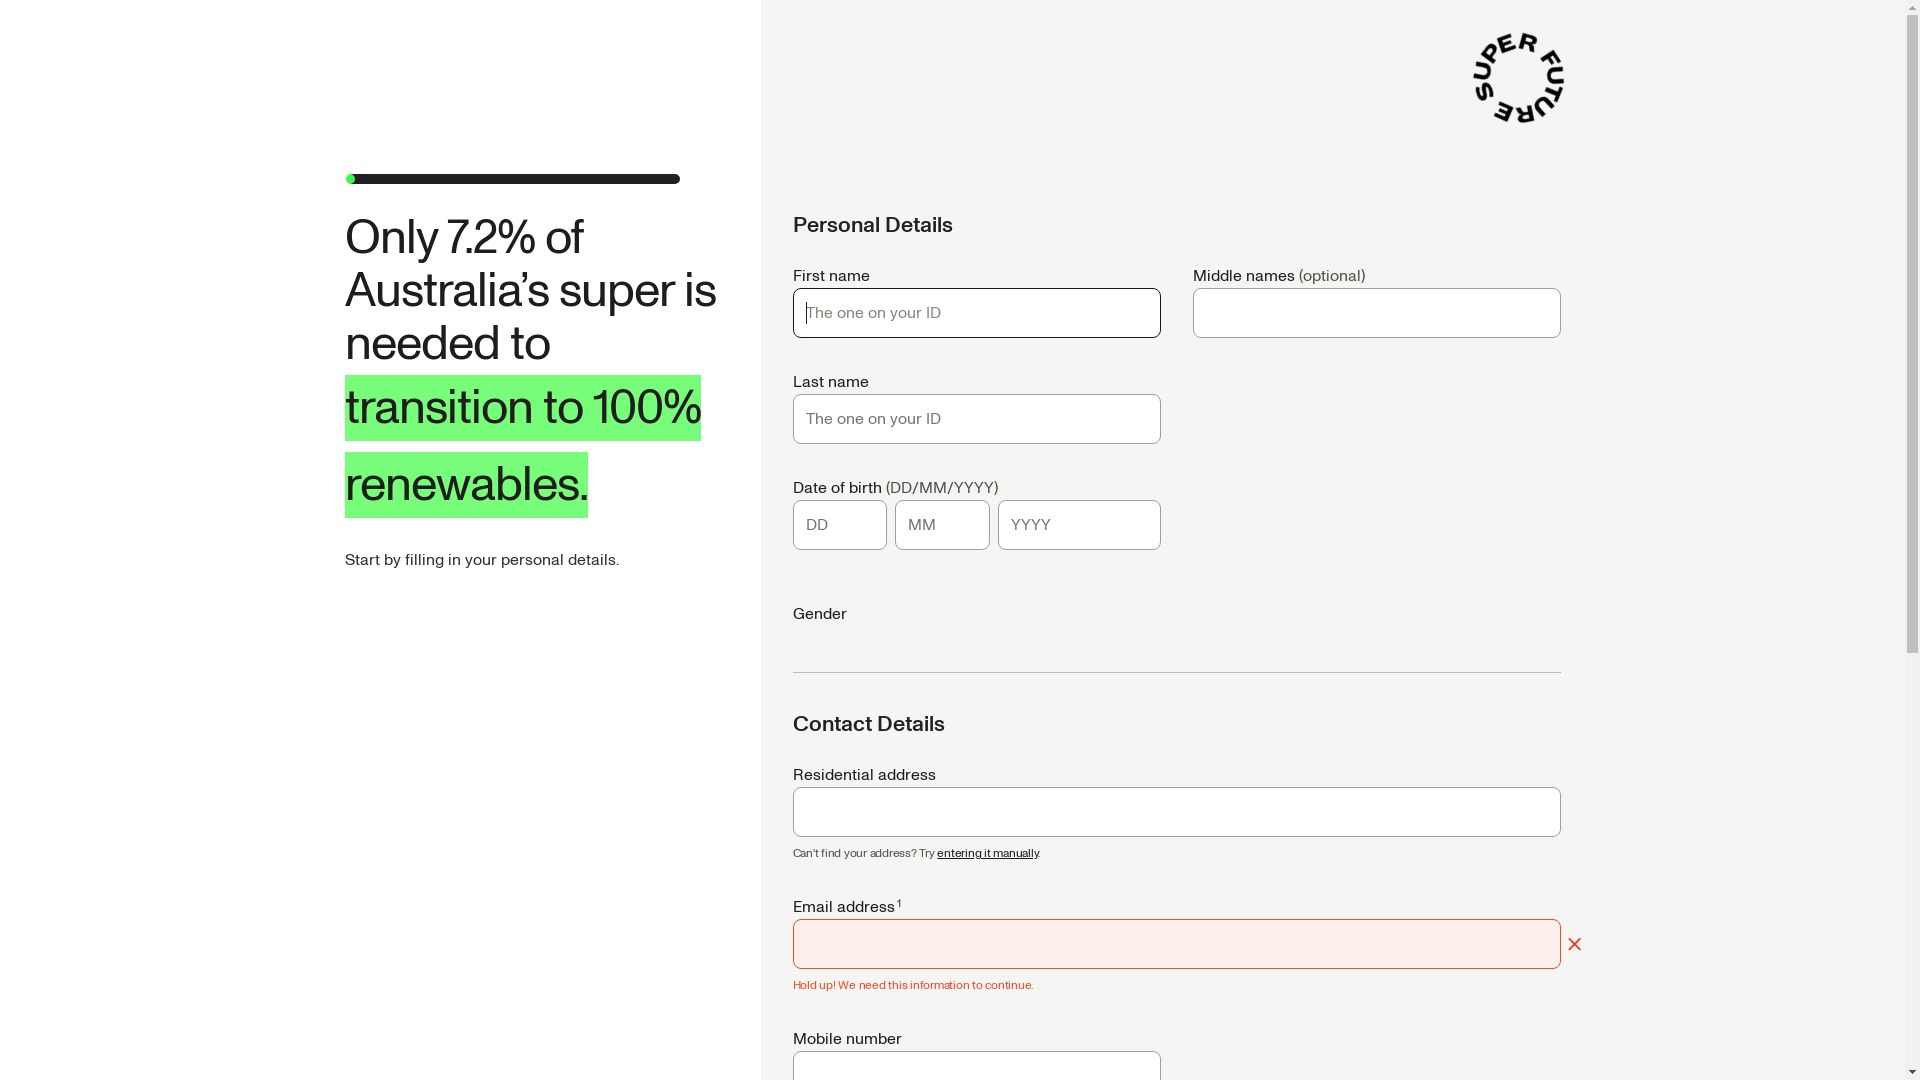  What do you see at coordinates (987, 853) in the screenshot?
I see `'entering it manually'` at bounding box center [987, 853].